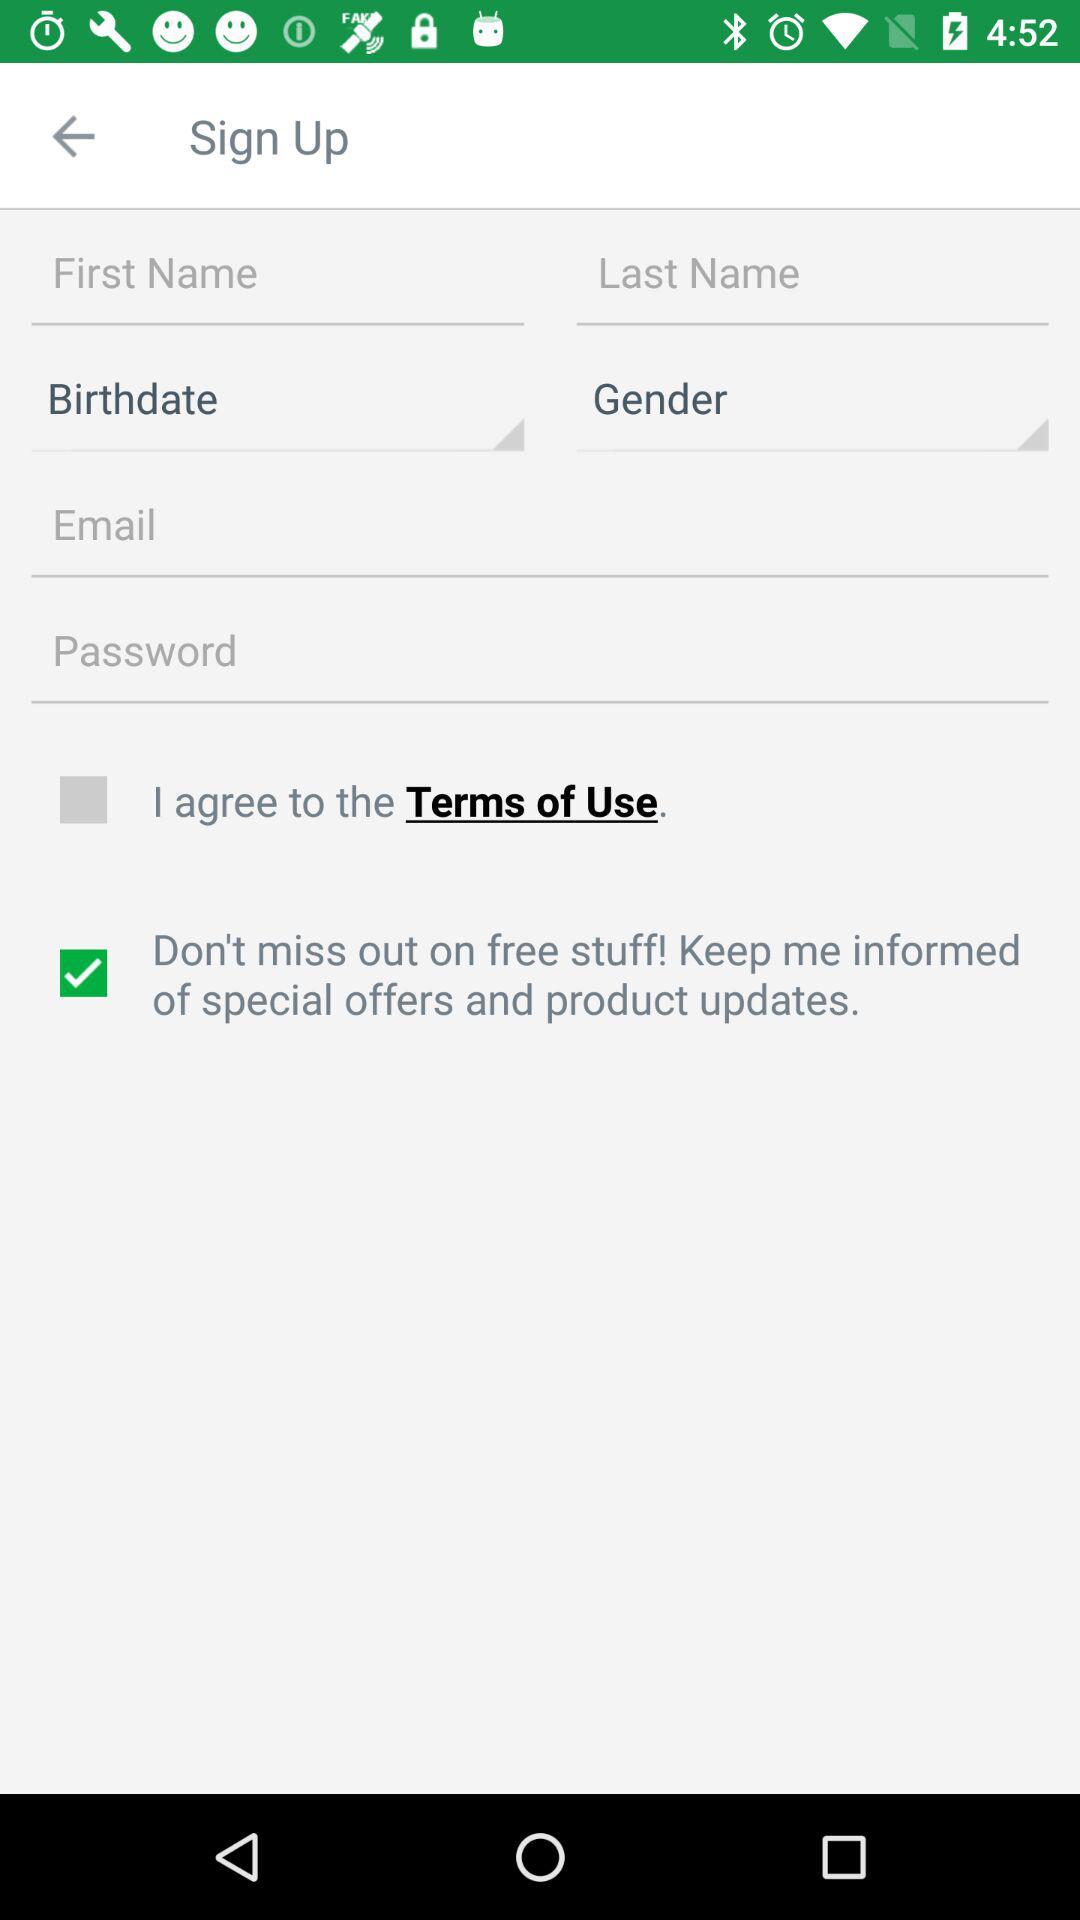 Image resolution: width=1080 pixels, height=1920 pixels. What do you see at coordinates (540, 651) in the screenshot?
I see `item above the i agree to icon` at bounding box center [540, 651].